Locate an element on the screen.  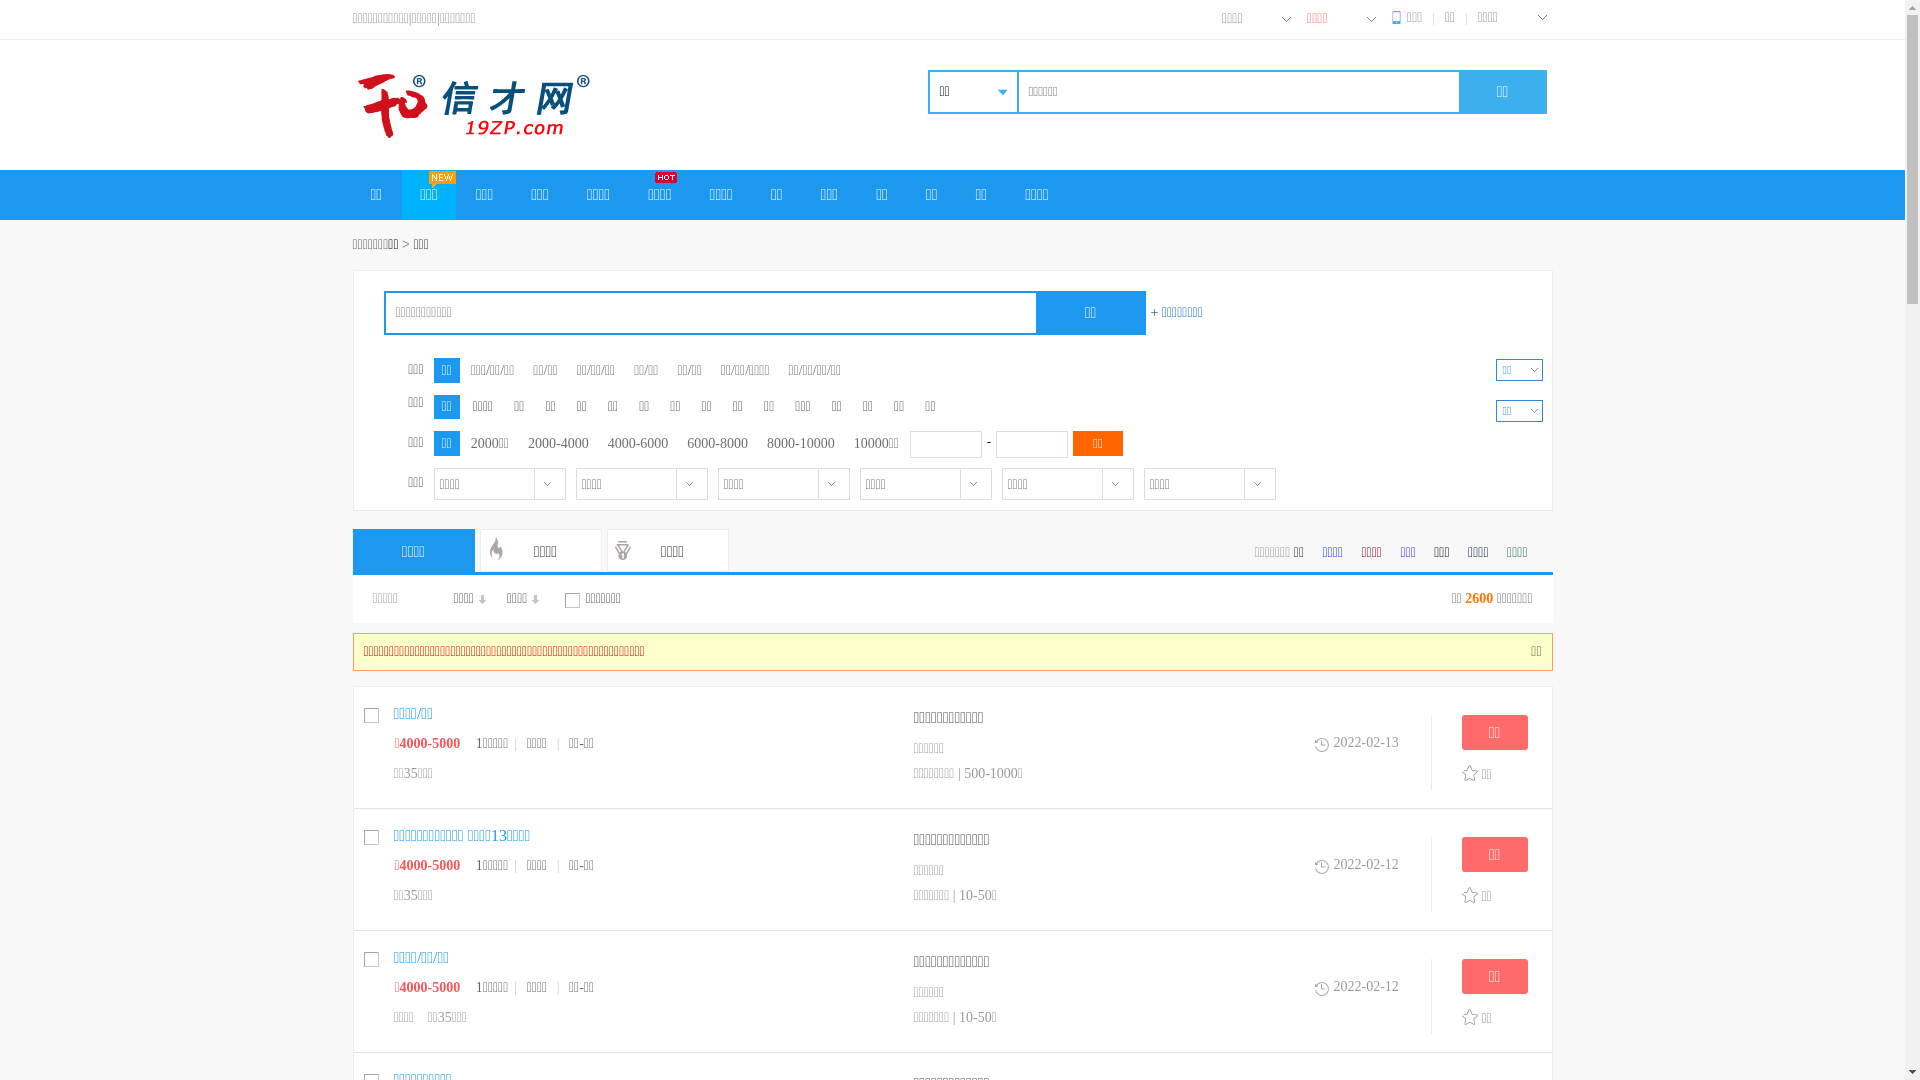
'6000-8000' is located at coordinates (717, 442).